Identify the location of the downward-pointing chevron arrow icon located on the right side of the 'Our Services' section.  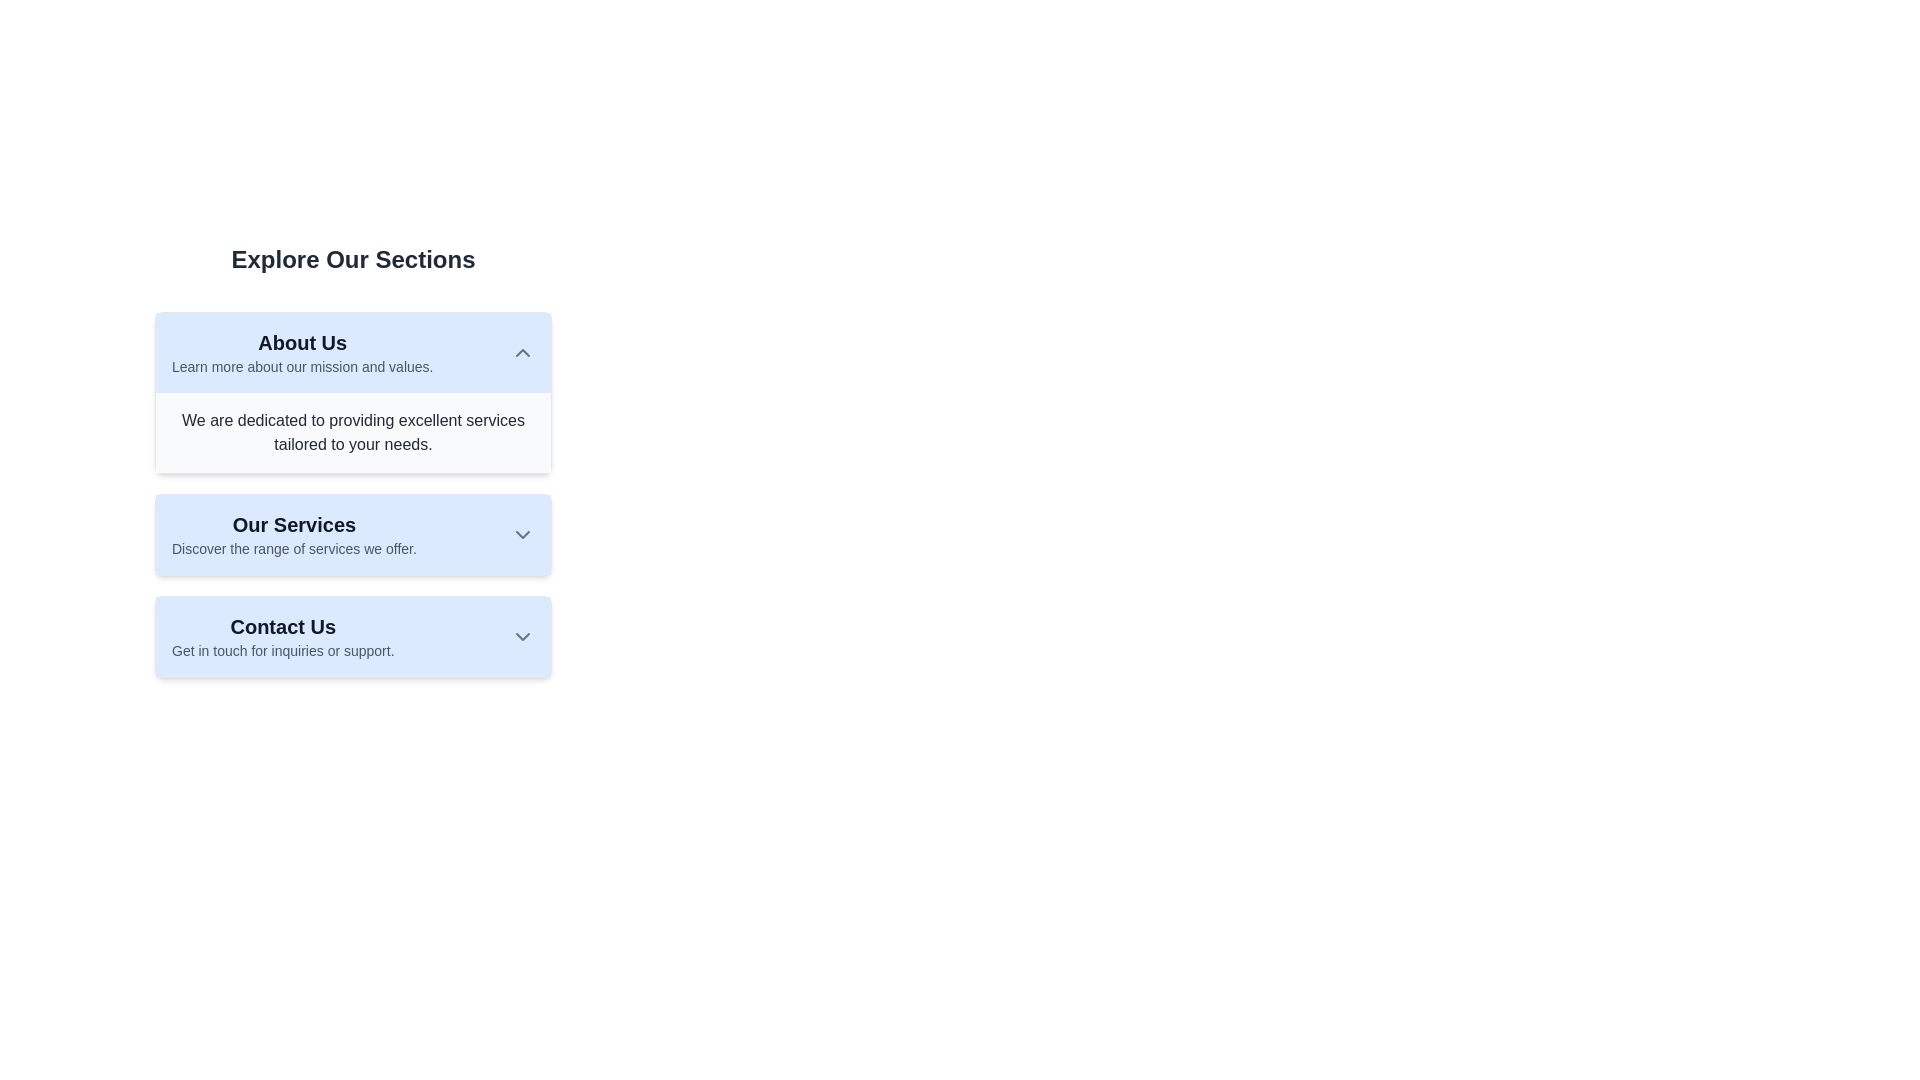
(523, 534).